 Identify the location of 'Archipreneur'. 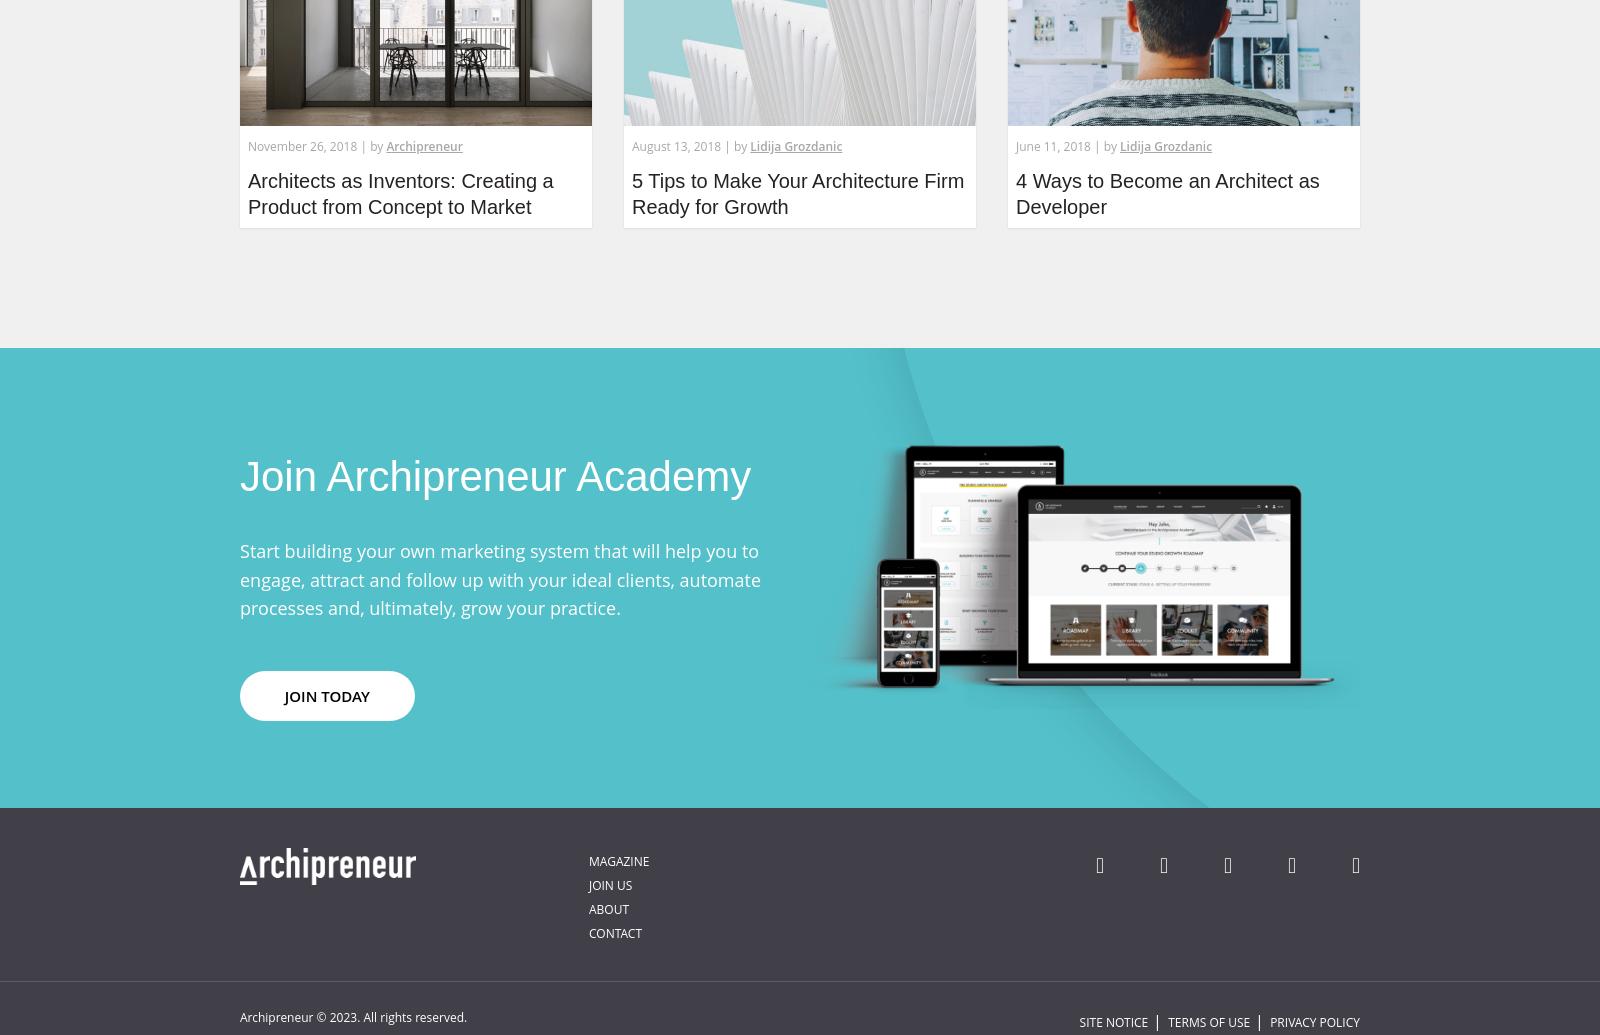
(423, 146).